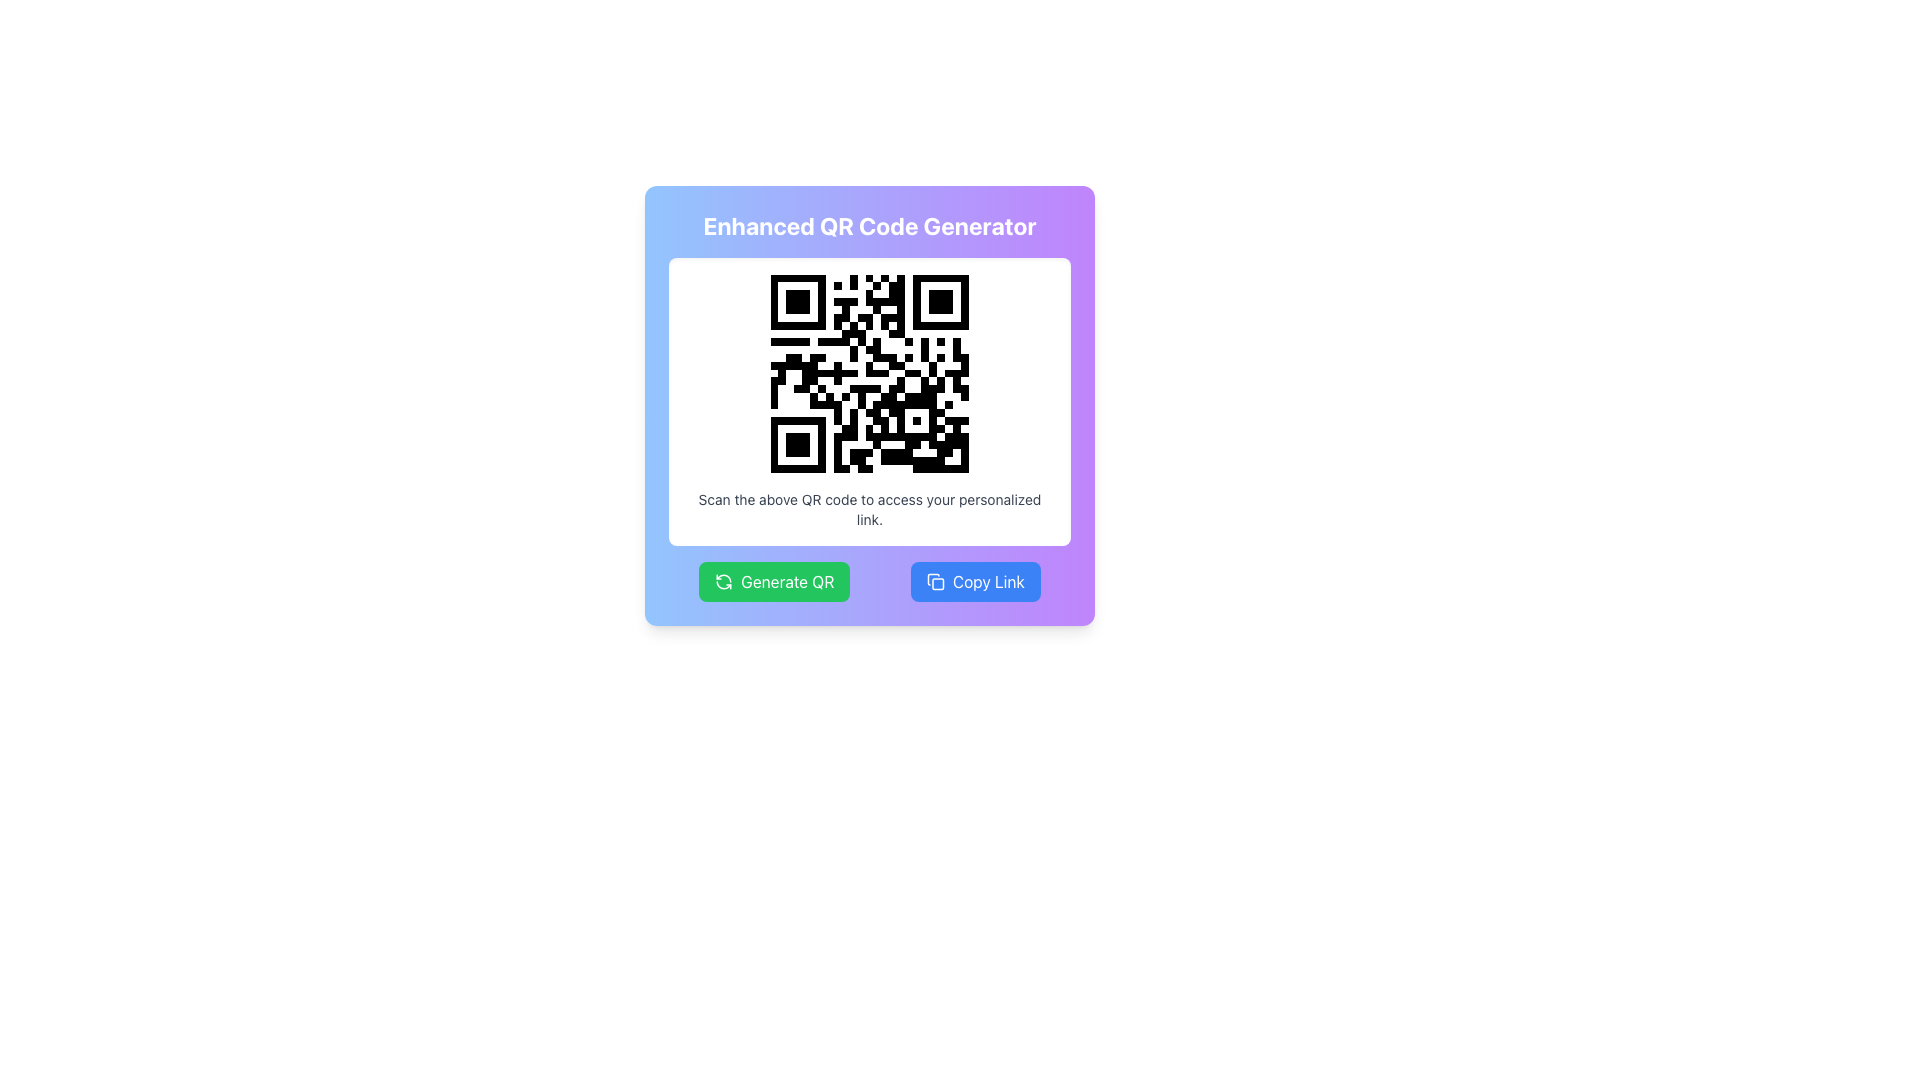  Describe the element at coordinates (773, 582) in the screenshot. I see `the first button from the left, located directly below the displayed QR code, to generate a QR code` at that location.